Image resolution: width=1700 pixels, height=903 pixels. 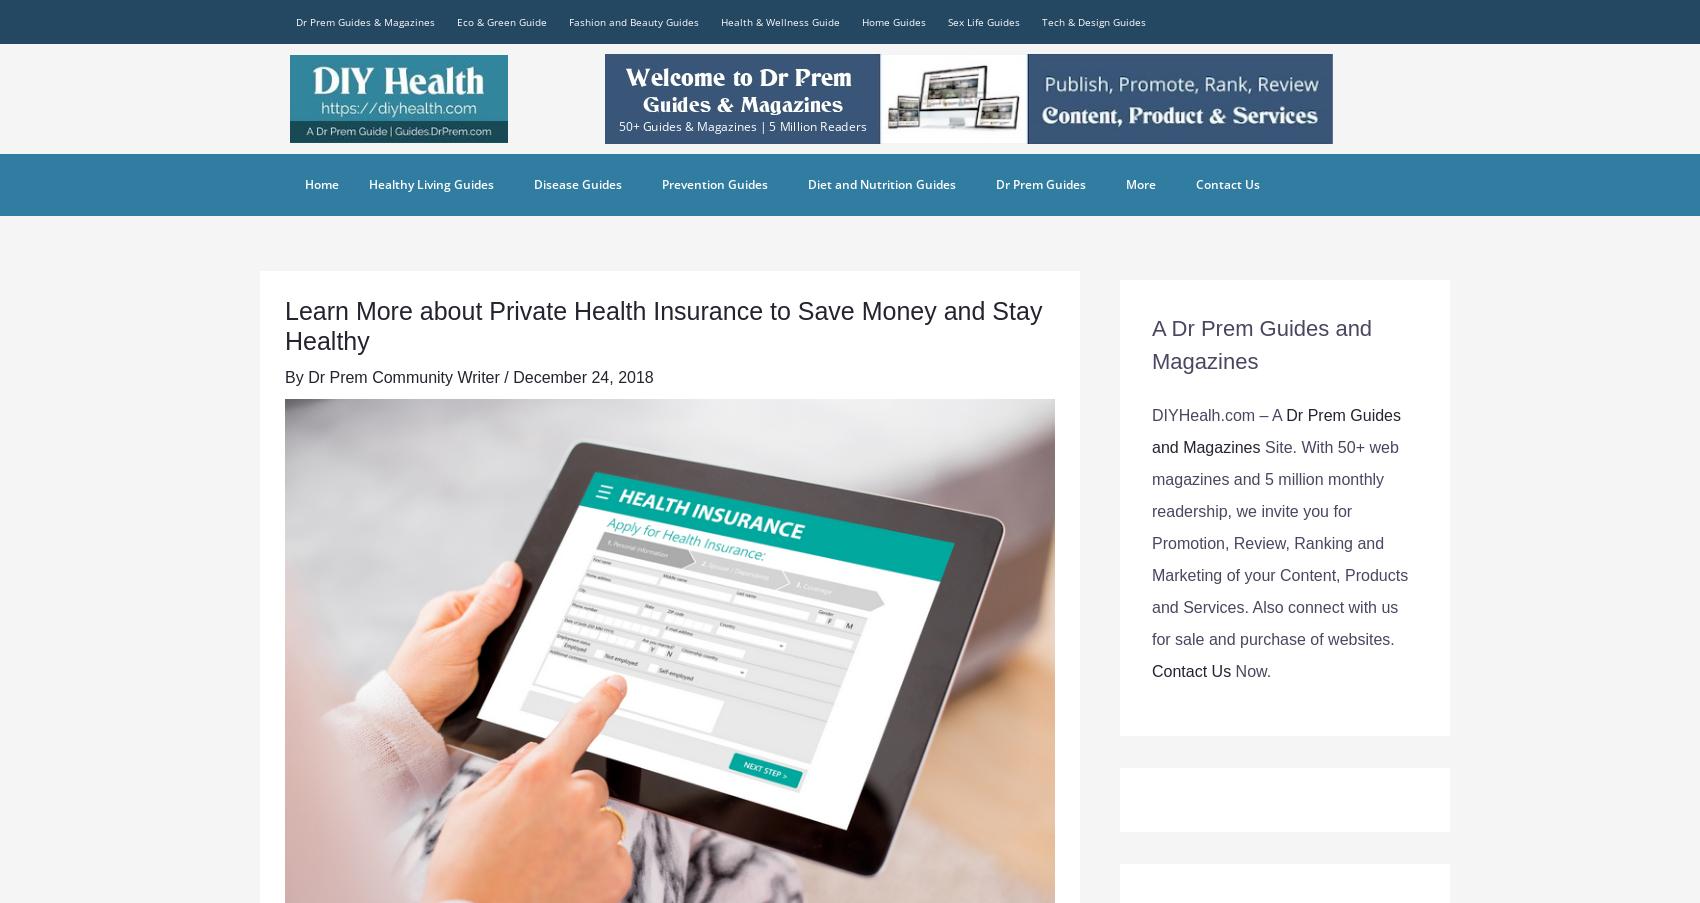 What do you see at coordinates (363, 139) in the screenshot?
I see `'Sponsor | Guest Post'` at bounding box center [363, 139].